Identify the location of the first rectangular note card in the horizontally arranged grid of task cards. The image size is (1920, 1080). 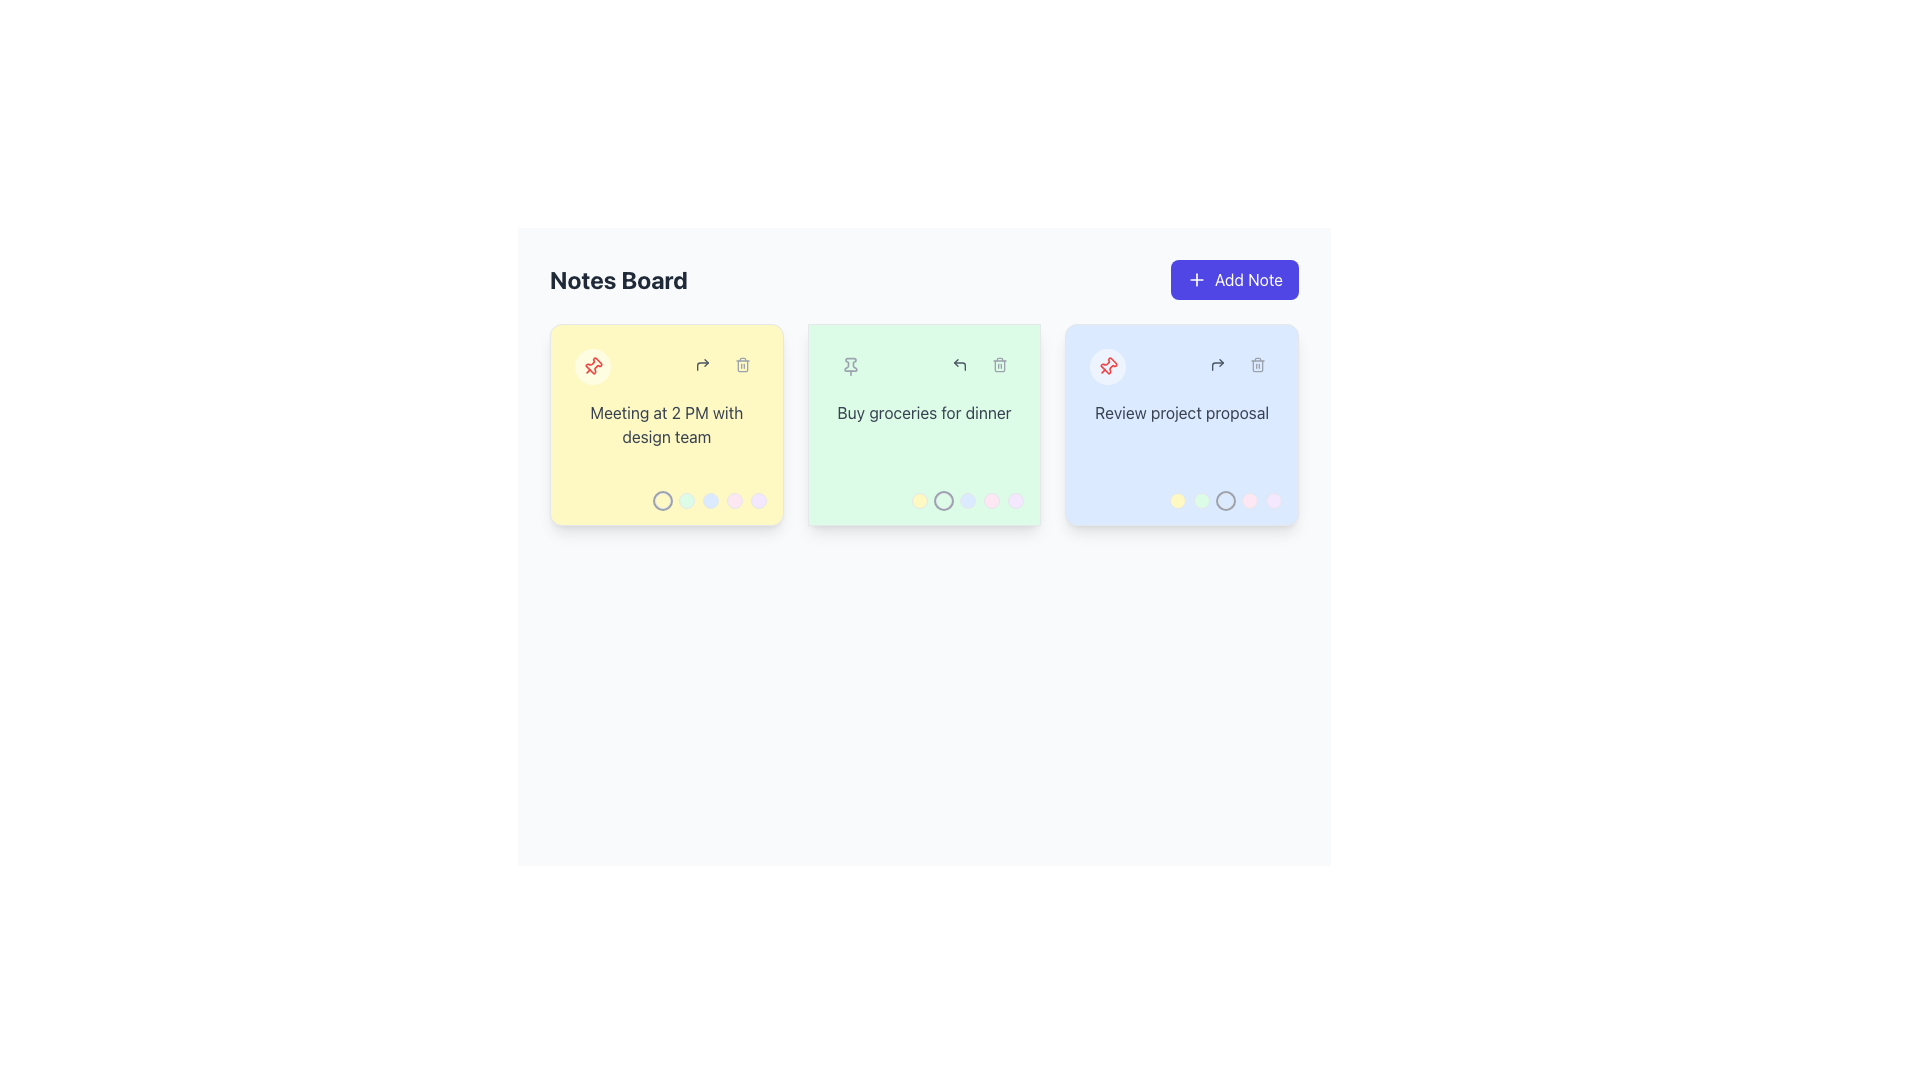
(666, 423).